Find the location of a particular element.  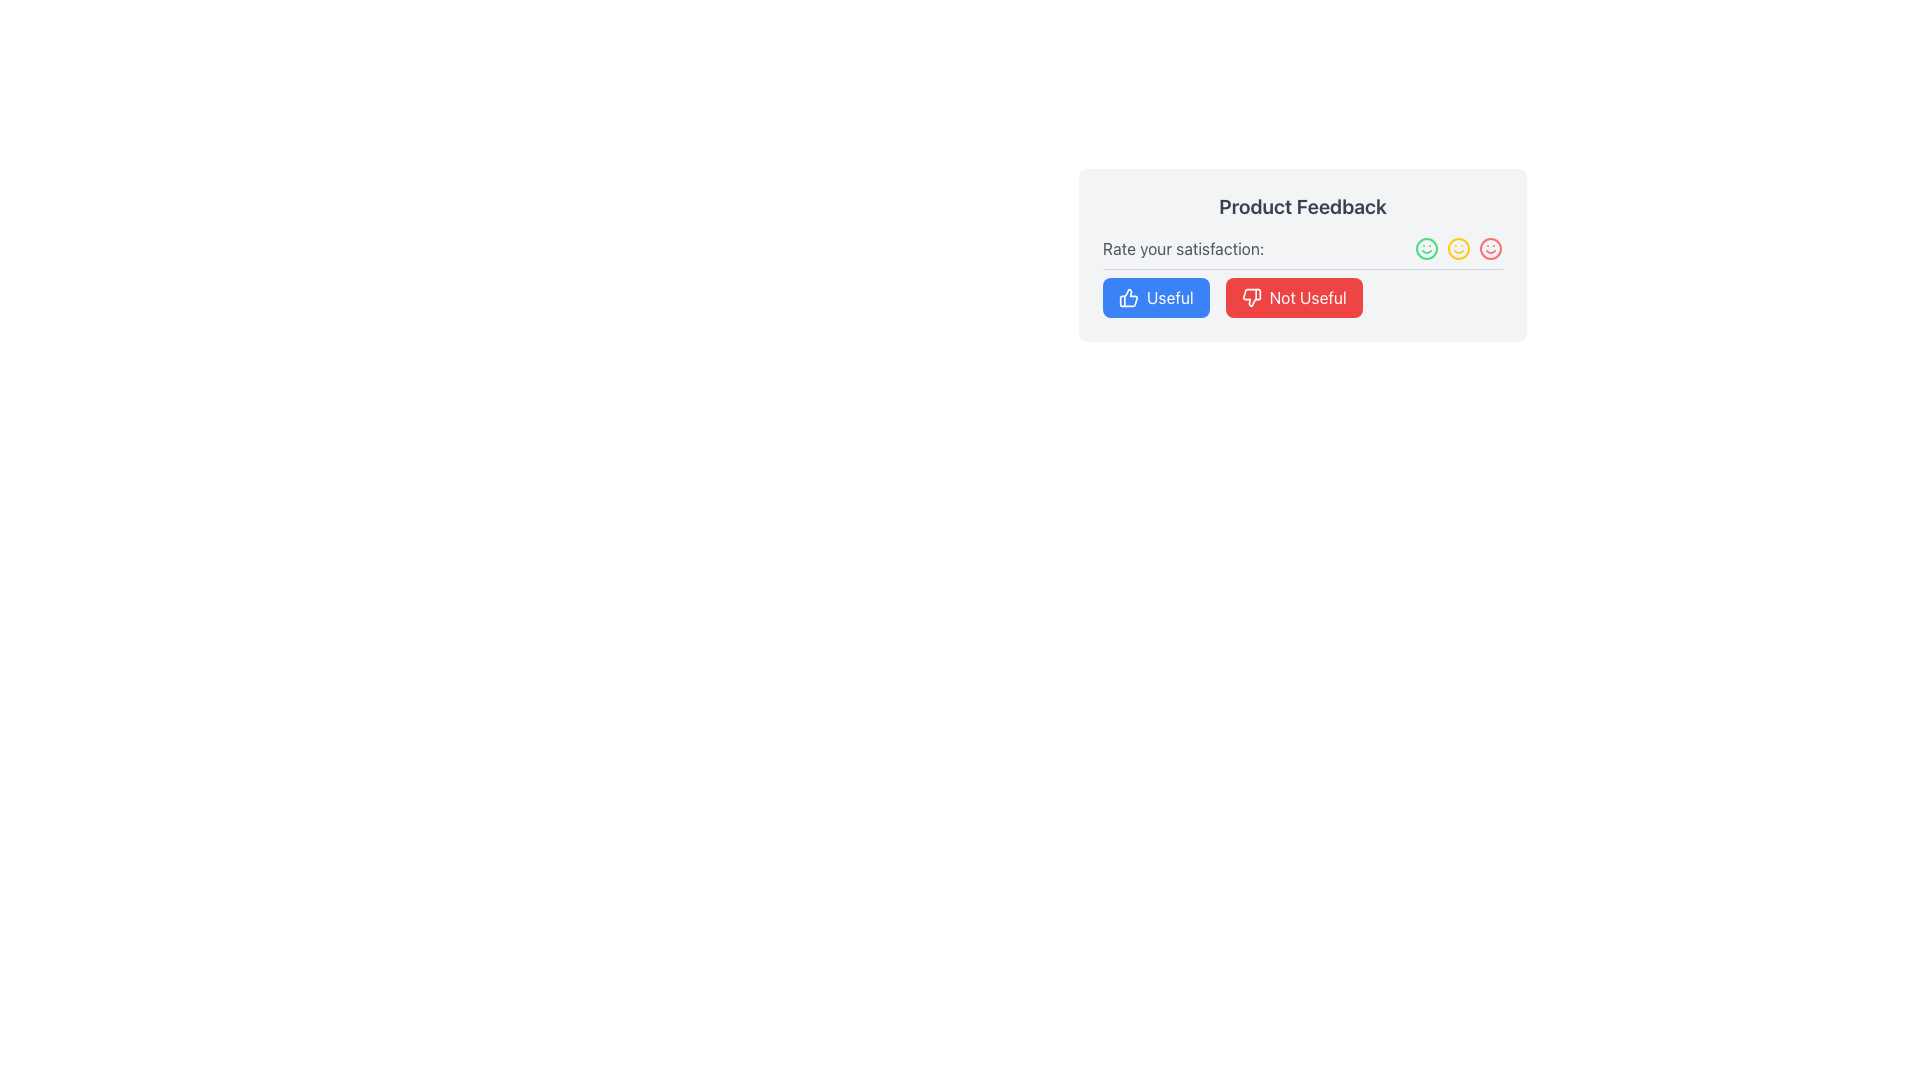

the yellow smiley face icon in the 'Rate your satisfaction' section is located at coordinates (1459, 248).